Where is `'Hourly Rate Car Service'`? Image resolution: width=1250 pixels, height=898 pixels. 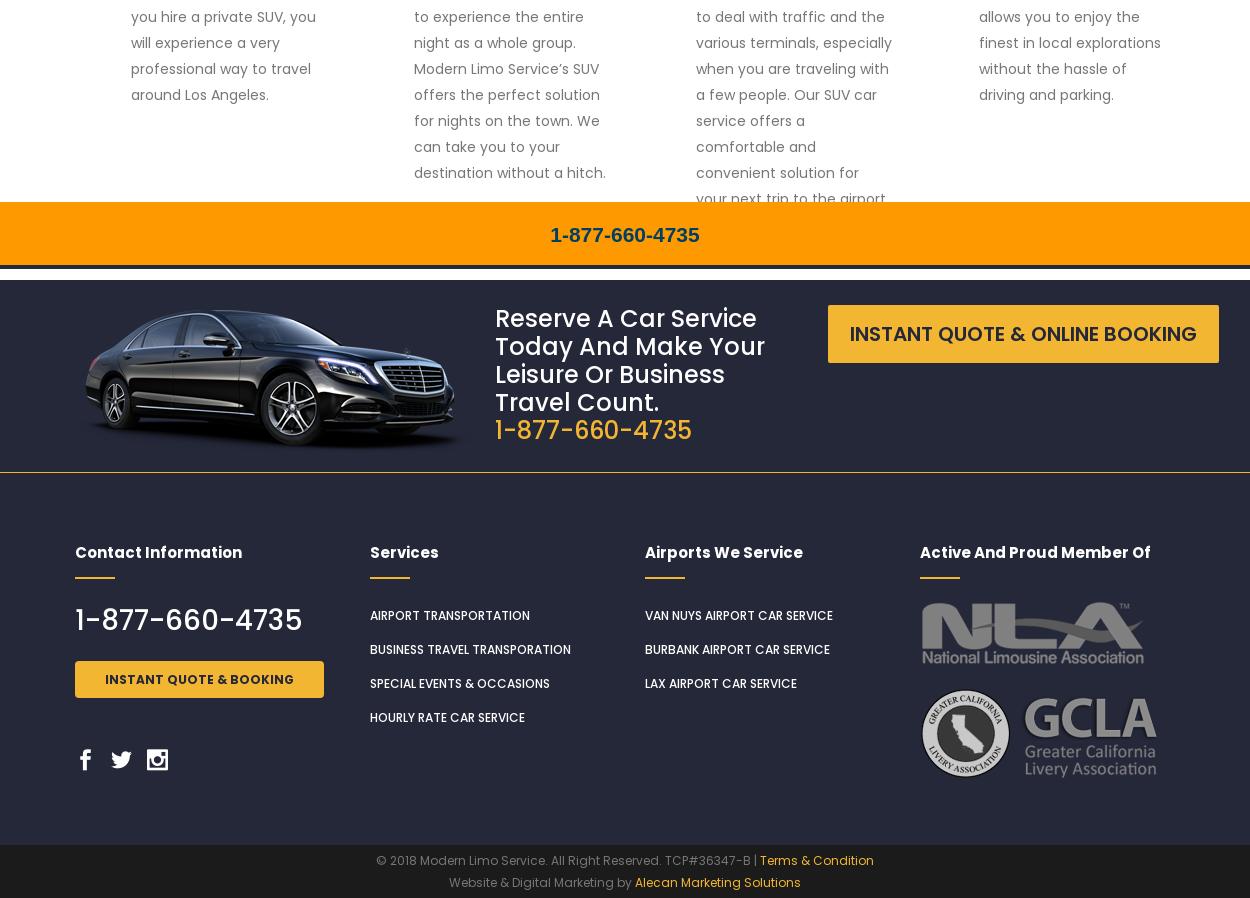 'Hourly Rate Car Service' is located at coordinates (446, 717).